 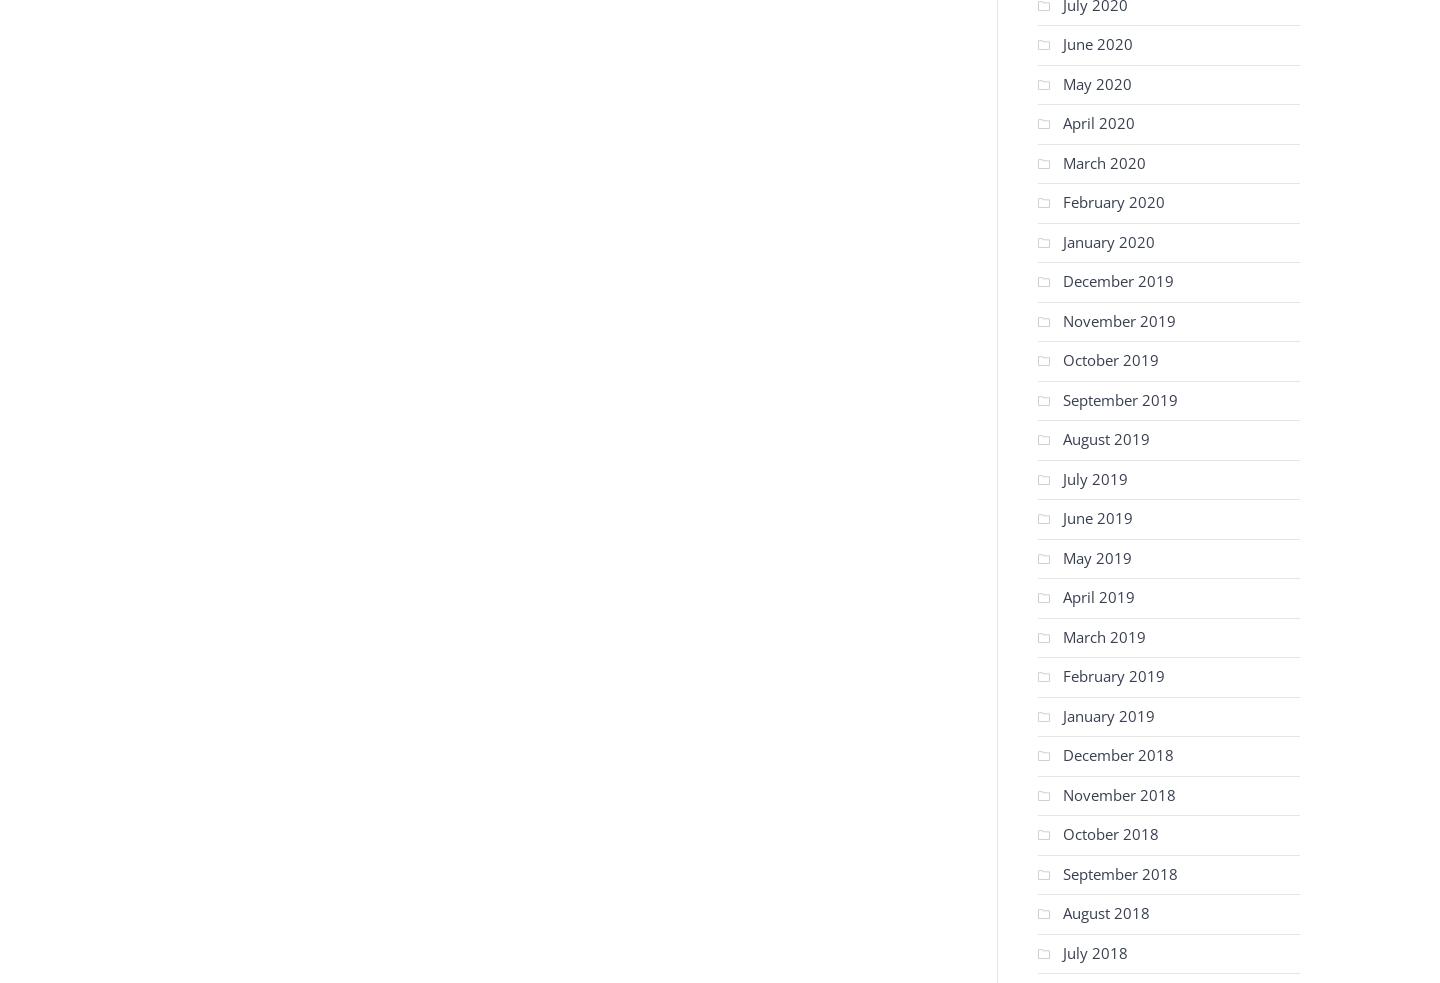 I want to click on 'June 2019', so click(x=1097, y=518).